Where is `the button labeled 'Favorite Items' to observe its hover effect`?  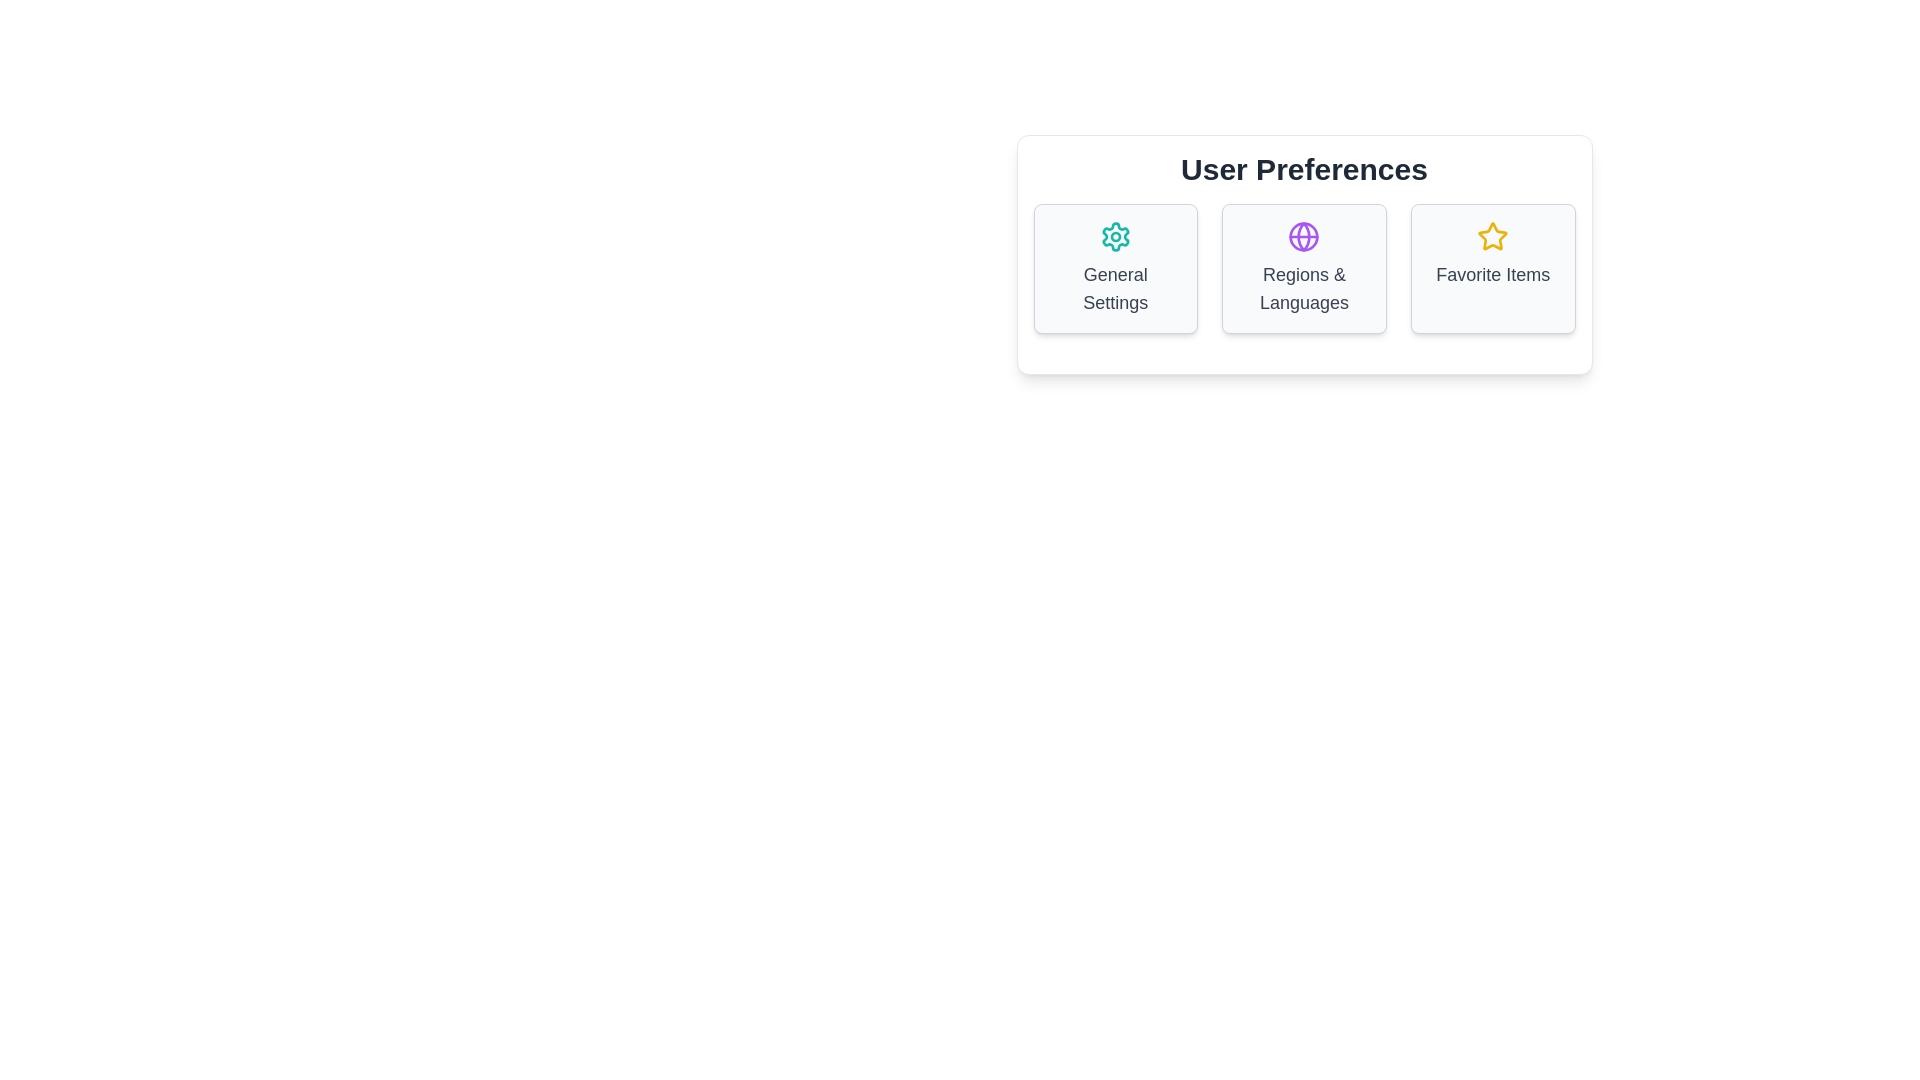
the button labeled 'Favorite Items' to observe its hover effect is located at coordinates (1493, 268).